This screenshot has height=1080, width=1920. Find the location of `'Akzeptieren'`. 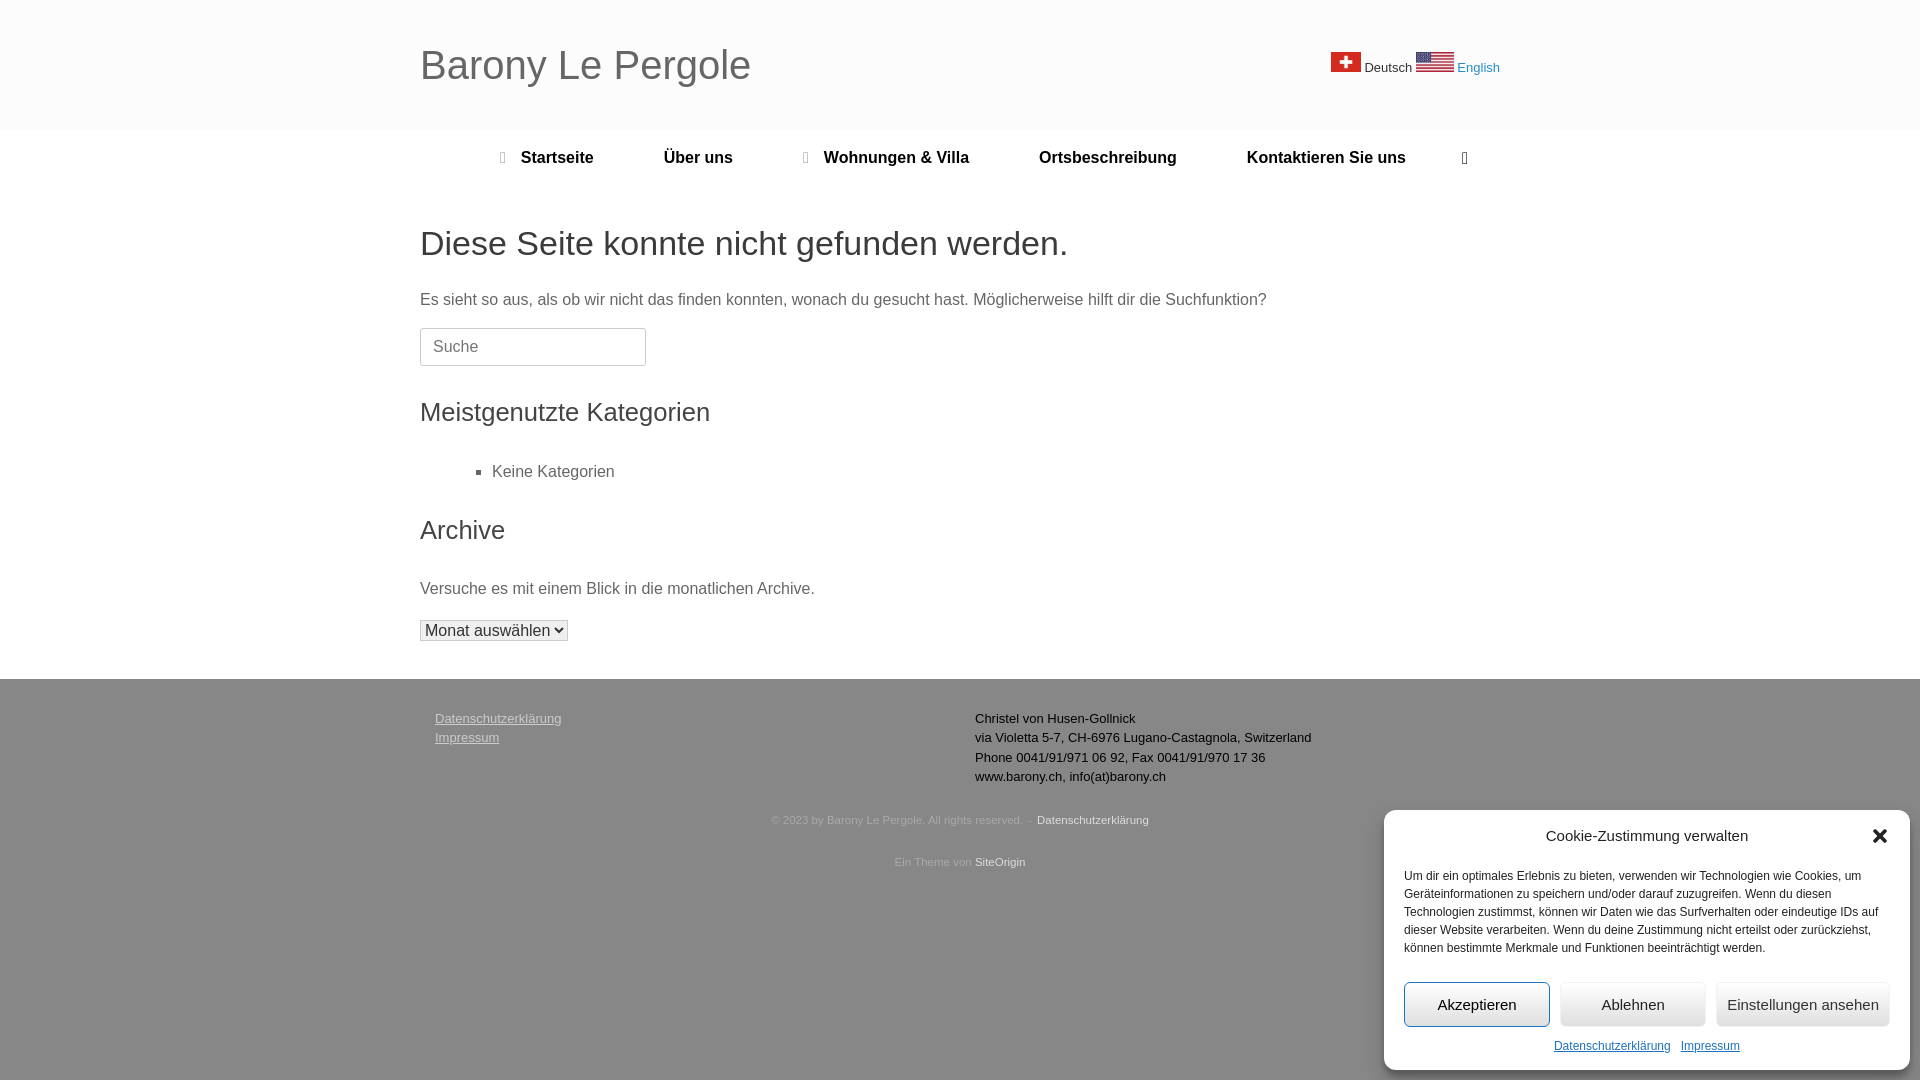

'Akzeptieren' is located at coordinates (1477, 1004).